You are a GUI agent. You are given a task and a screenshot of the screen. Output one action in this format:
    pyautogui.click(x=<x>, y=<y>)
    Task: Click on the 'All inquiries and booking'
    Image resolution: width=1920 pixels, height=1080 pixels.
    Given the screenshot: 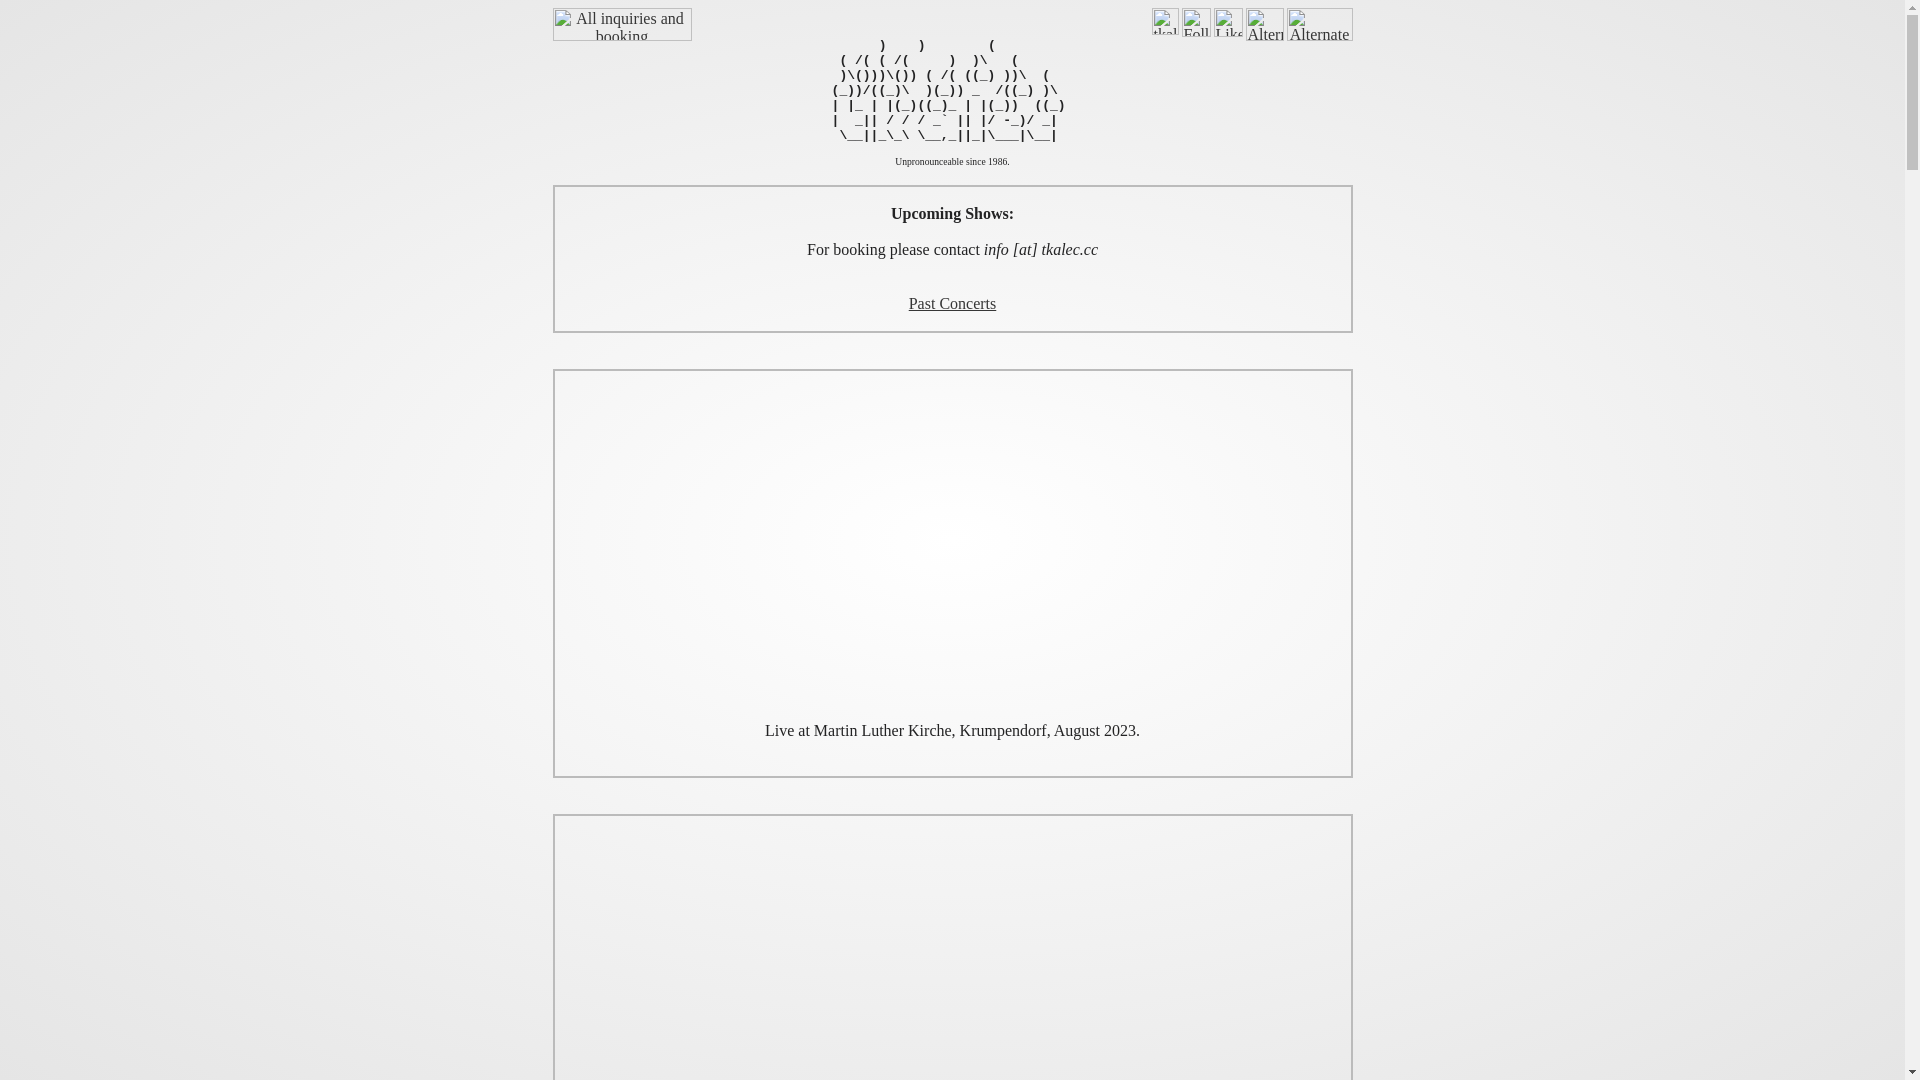 What is the action you would take?
    pyautogui.click(x=620, y=24)
    